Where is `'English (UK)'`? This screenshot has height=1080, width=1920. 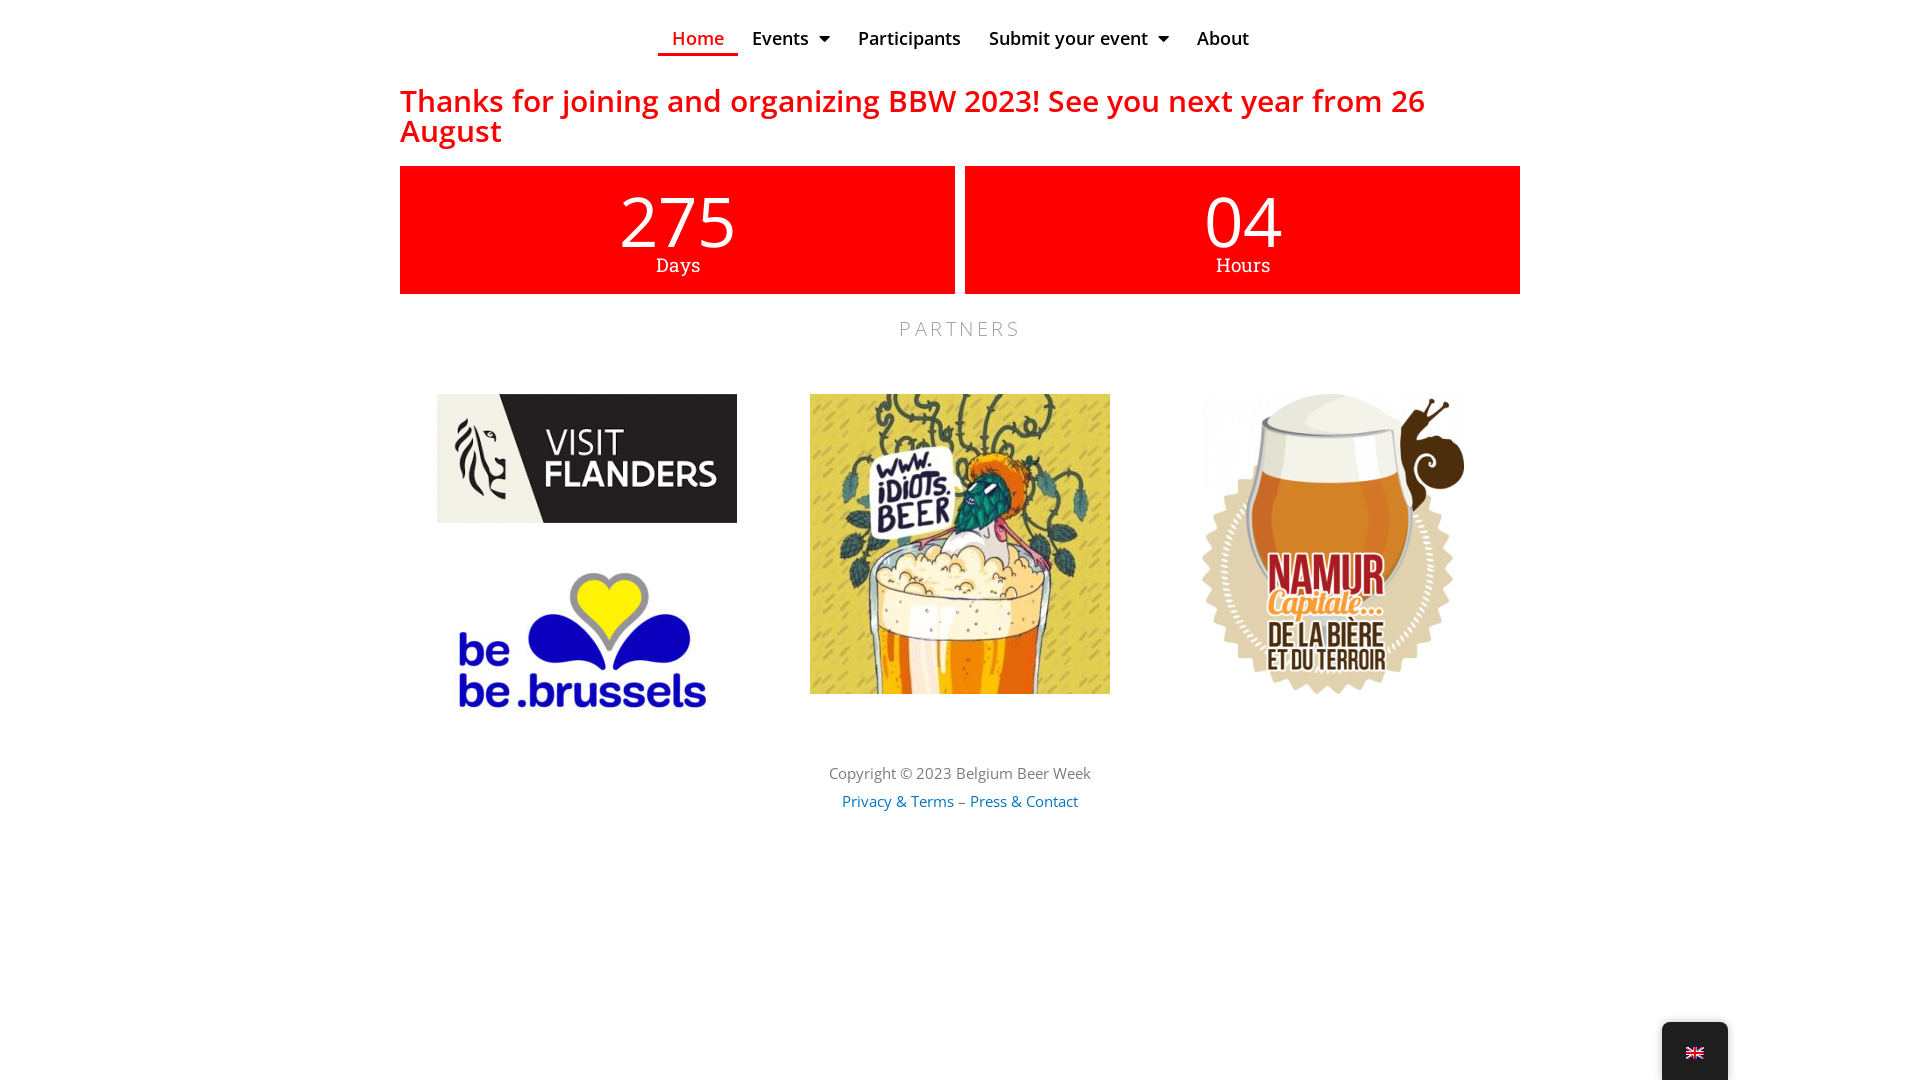
'English (UK)' is located at coordinates (1693, 1052).